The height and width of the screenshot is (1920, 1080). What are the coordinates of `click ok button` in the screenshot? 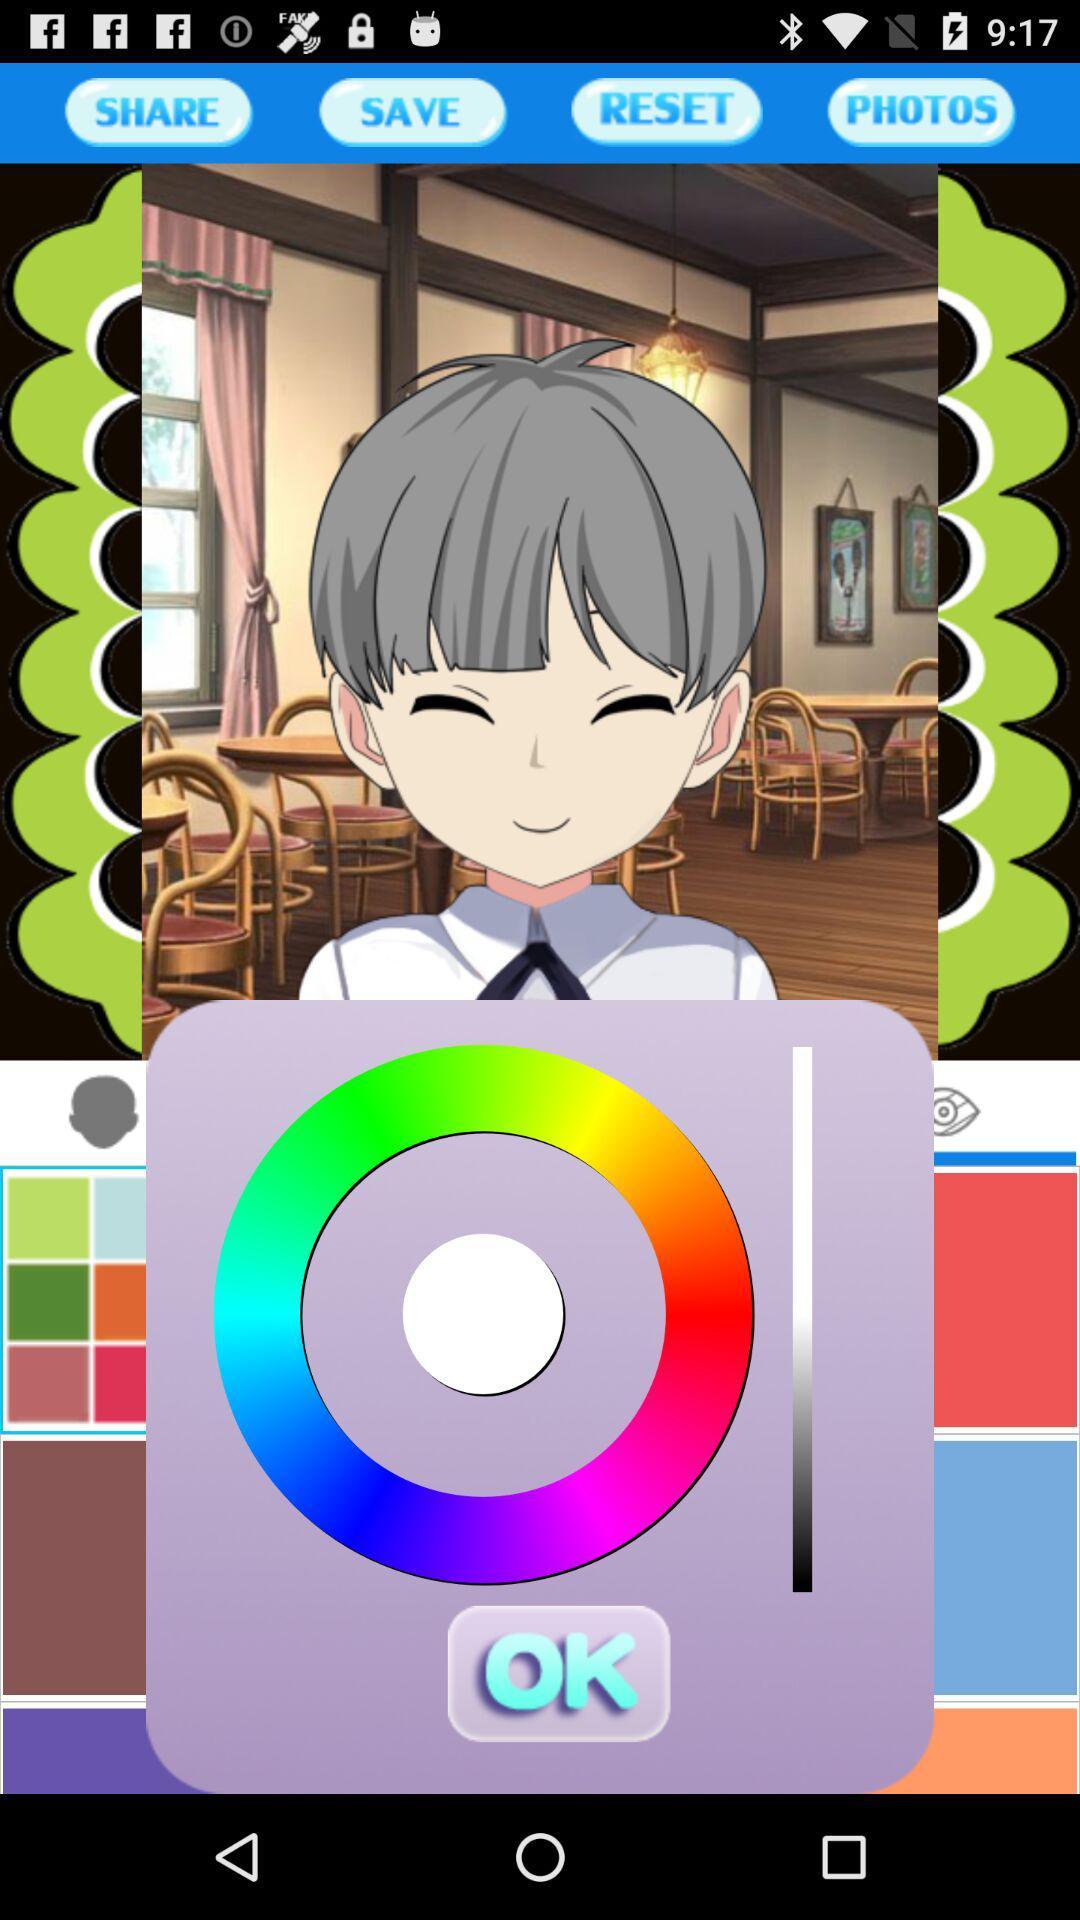 It's located at (559, 1674).